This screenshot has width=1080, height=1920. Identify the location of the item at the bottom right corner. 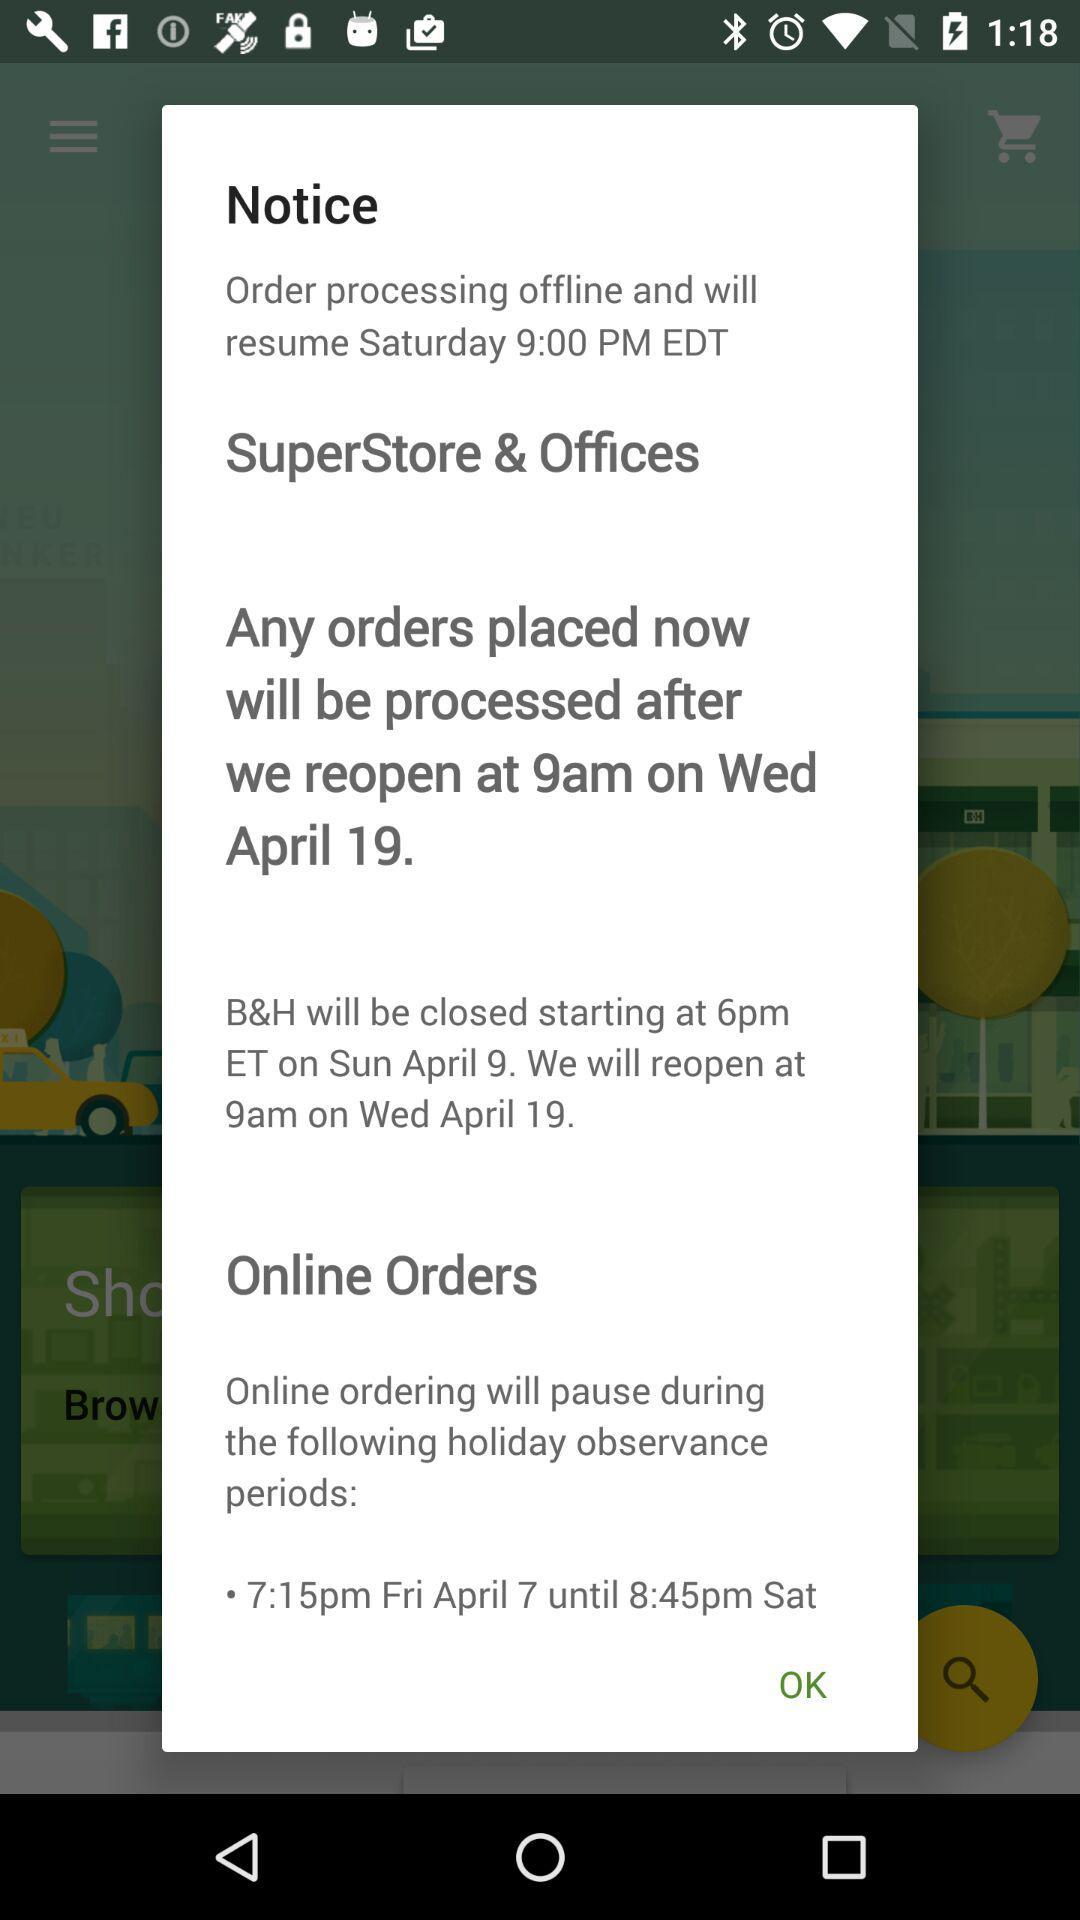
(801, 1682).